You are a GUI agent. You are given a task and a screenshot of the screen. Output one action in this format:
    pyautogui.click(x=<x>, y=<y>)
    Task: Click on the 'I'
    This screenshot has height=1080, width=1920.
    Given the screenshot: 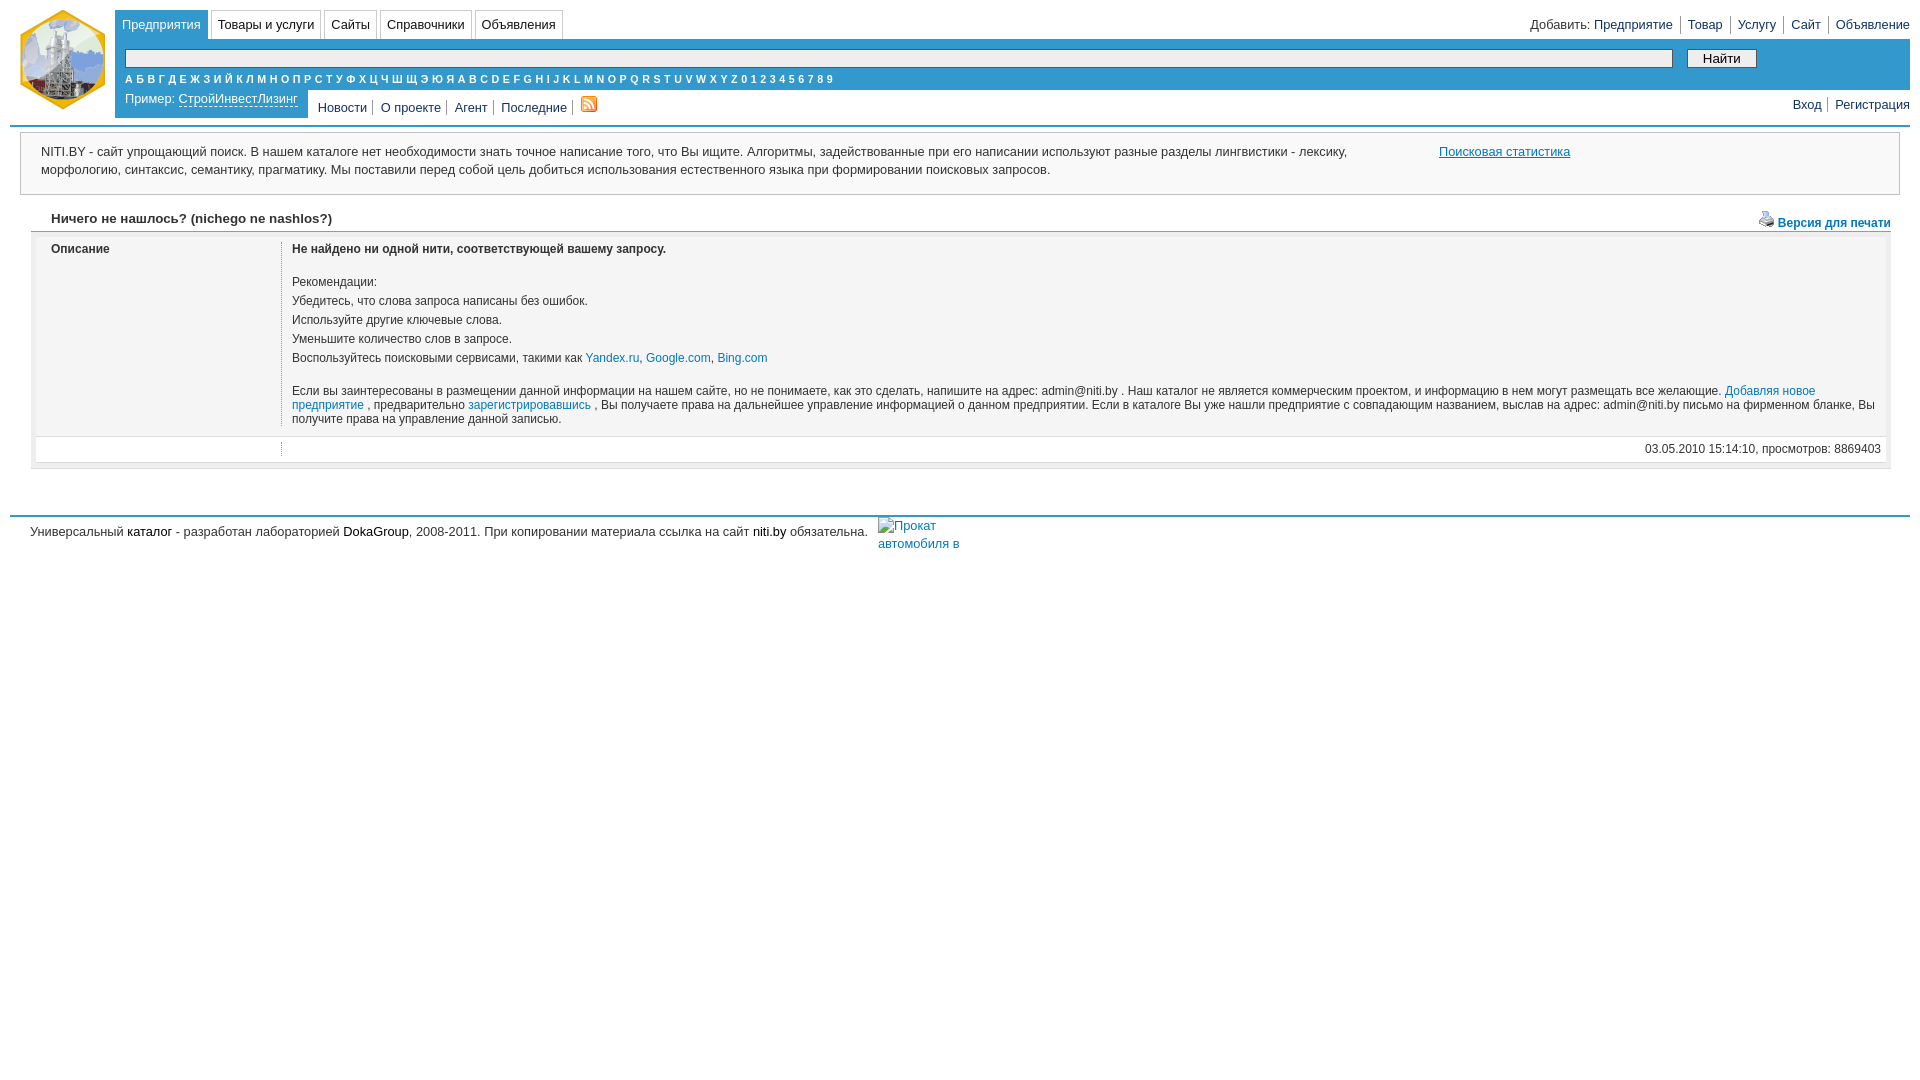 What is the action you would take?
    pyautogui.click(x=547, y=77)
    